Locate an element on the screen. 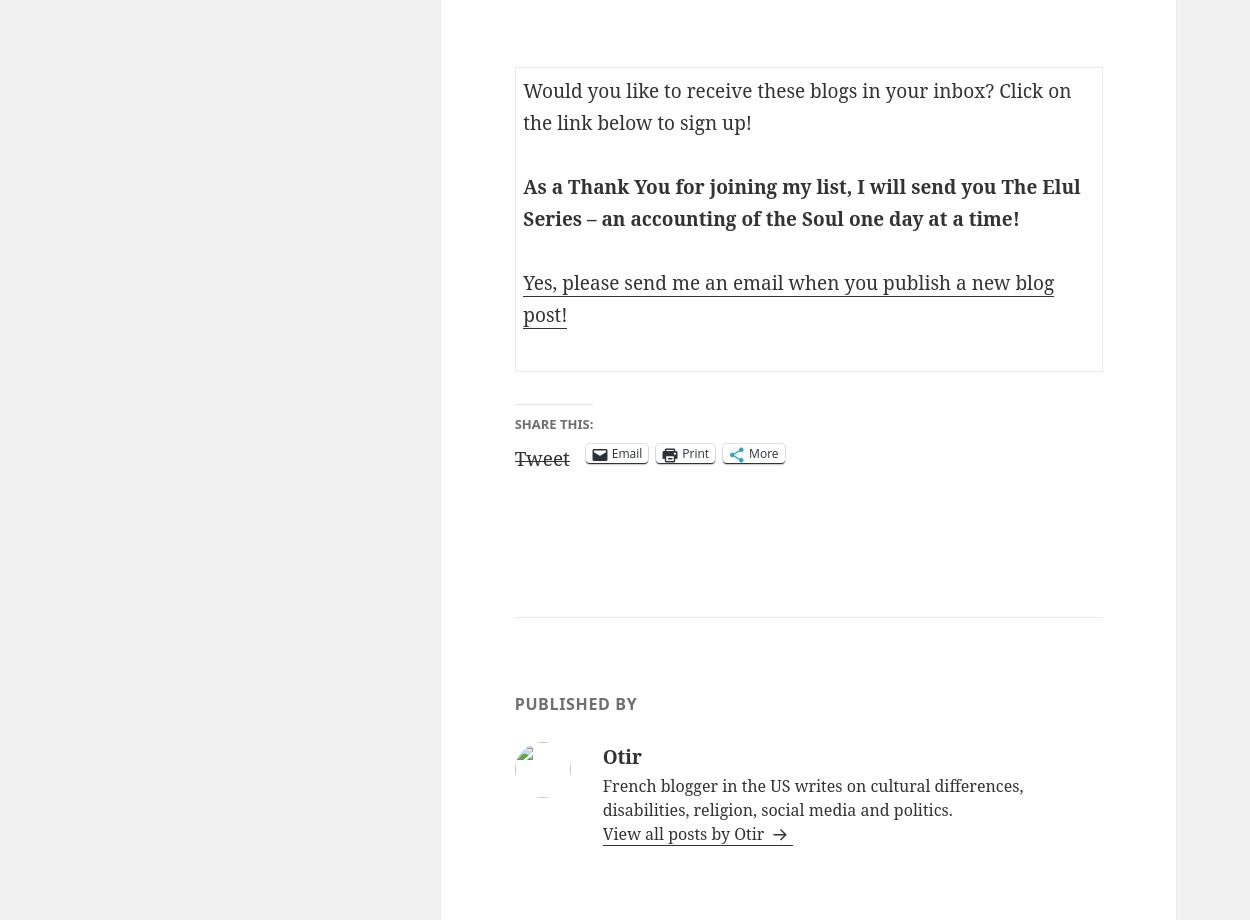  'Published by' is located at coordinates (574, 703).